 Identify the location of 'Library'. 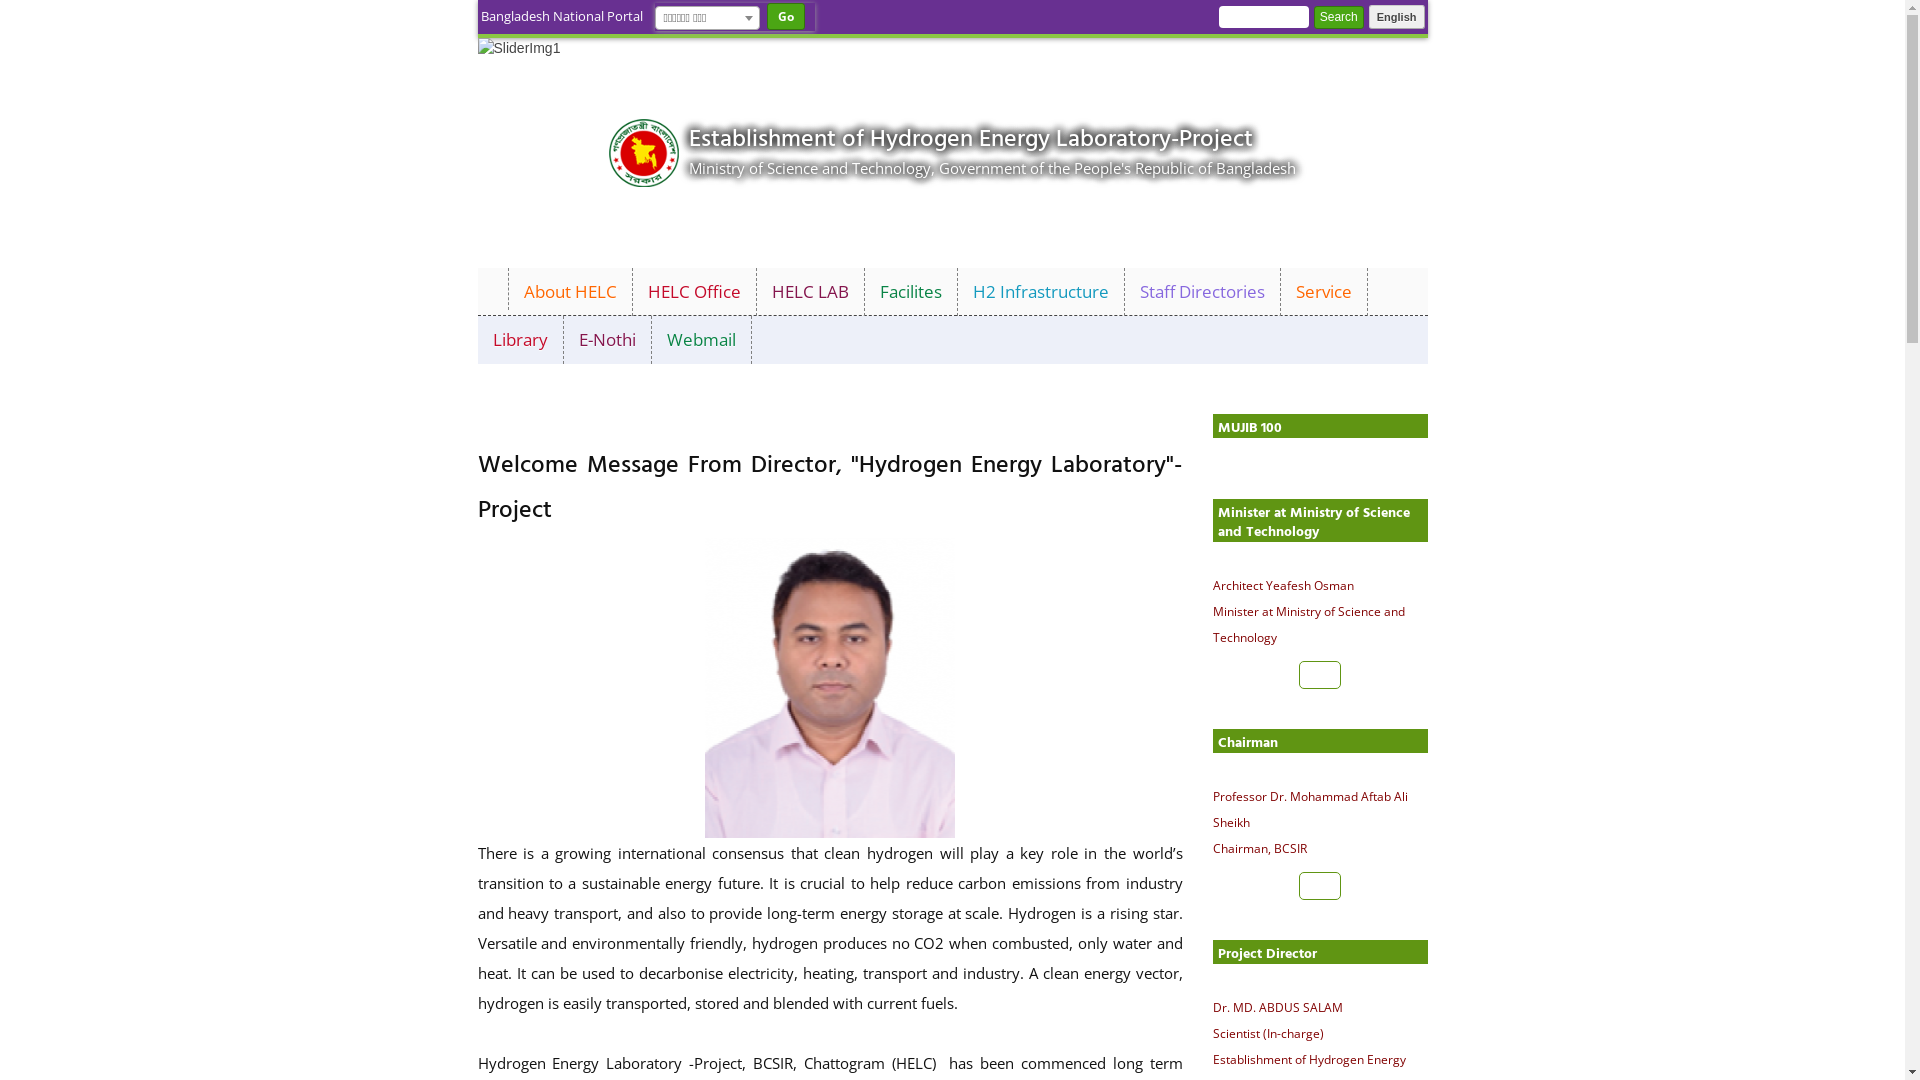
(521, 338).